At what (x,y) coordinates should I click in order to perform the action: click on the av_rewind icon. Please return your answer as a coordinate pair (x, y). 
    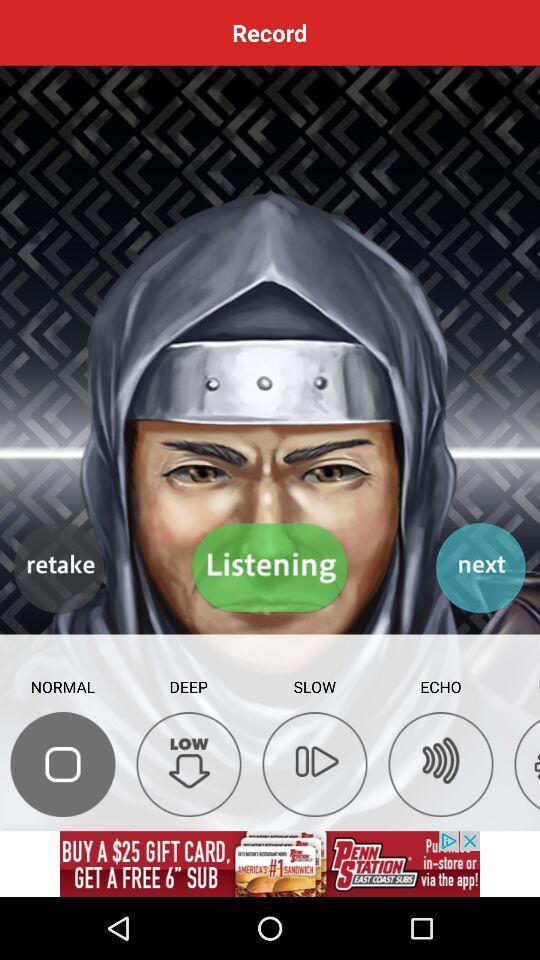
    Looking at the image, I should click on (441, 818).